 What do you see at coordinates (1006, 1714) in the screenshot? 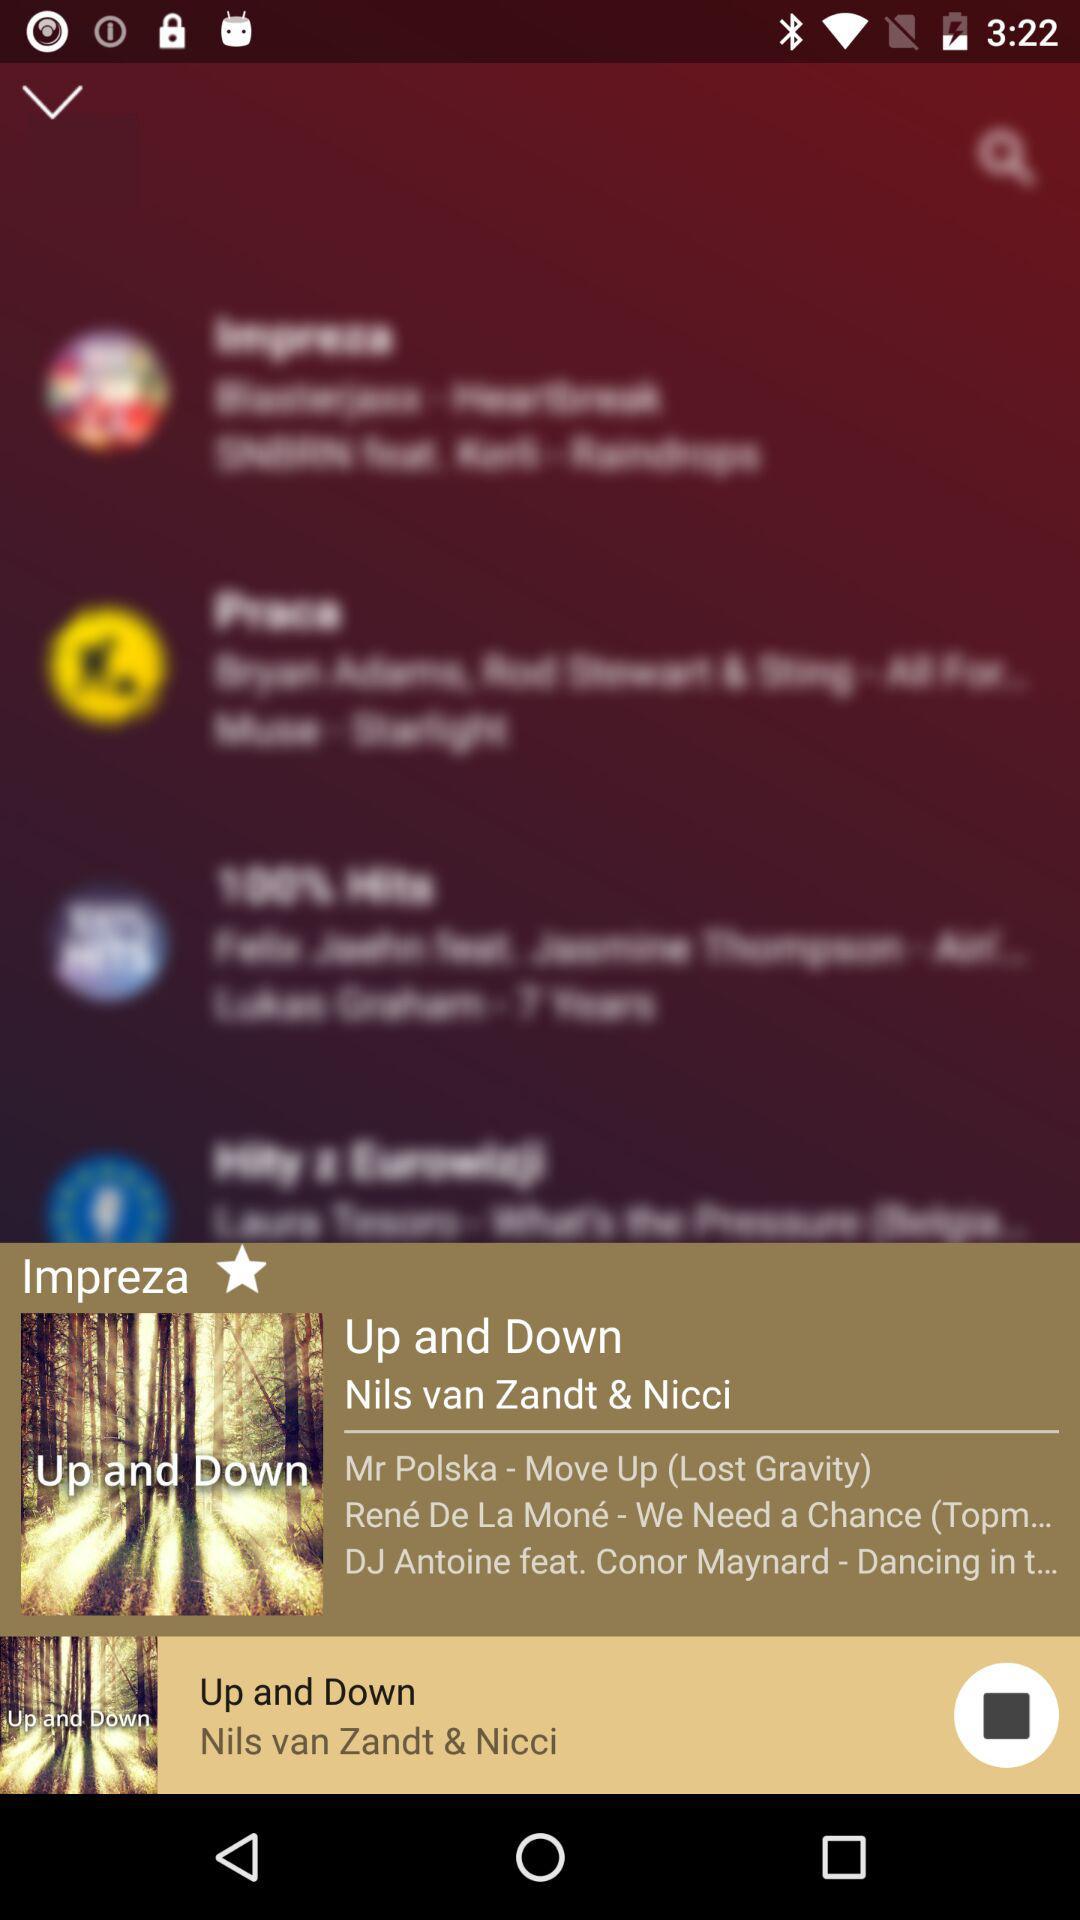
I see `the icon next to nils van zandt icon` at bounding box center [1006, 1714].